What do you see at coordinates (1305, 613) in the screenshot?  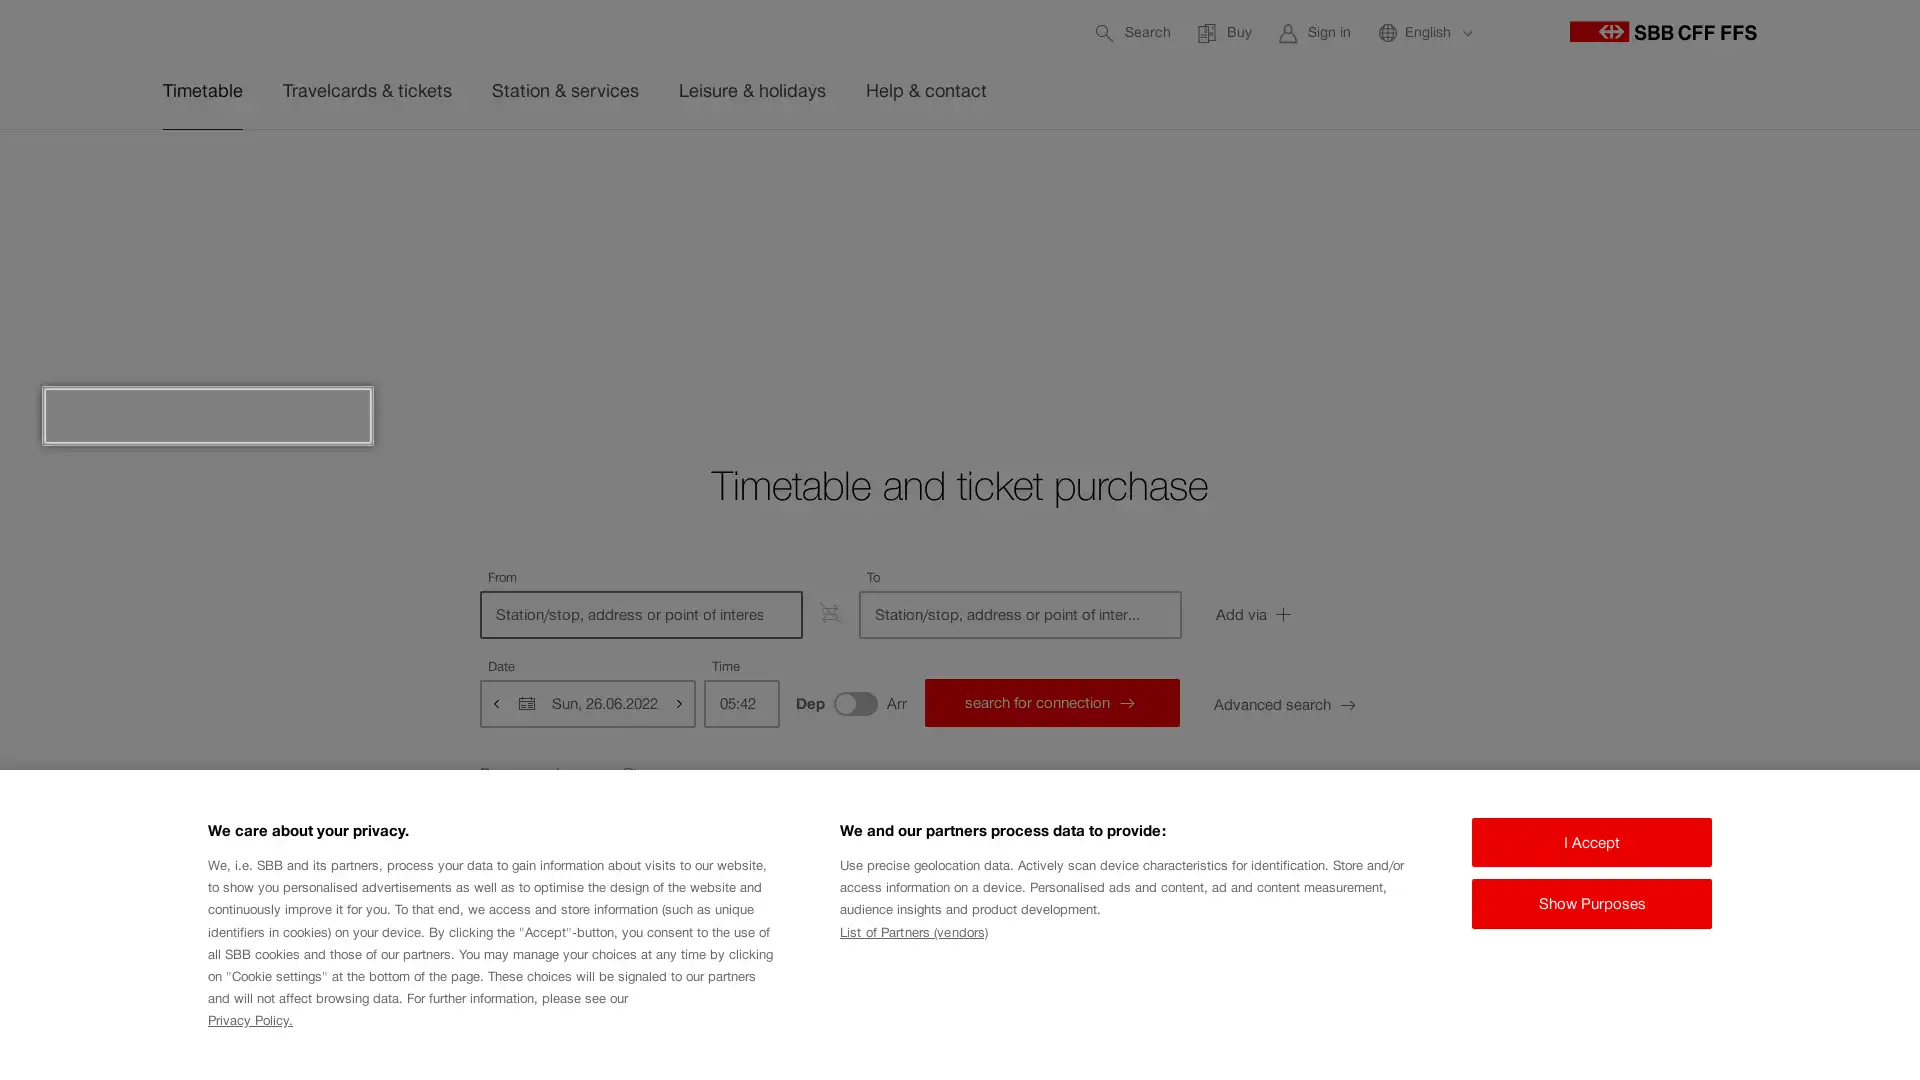 I see `Add via` at bounding box center [1305, 613].